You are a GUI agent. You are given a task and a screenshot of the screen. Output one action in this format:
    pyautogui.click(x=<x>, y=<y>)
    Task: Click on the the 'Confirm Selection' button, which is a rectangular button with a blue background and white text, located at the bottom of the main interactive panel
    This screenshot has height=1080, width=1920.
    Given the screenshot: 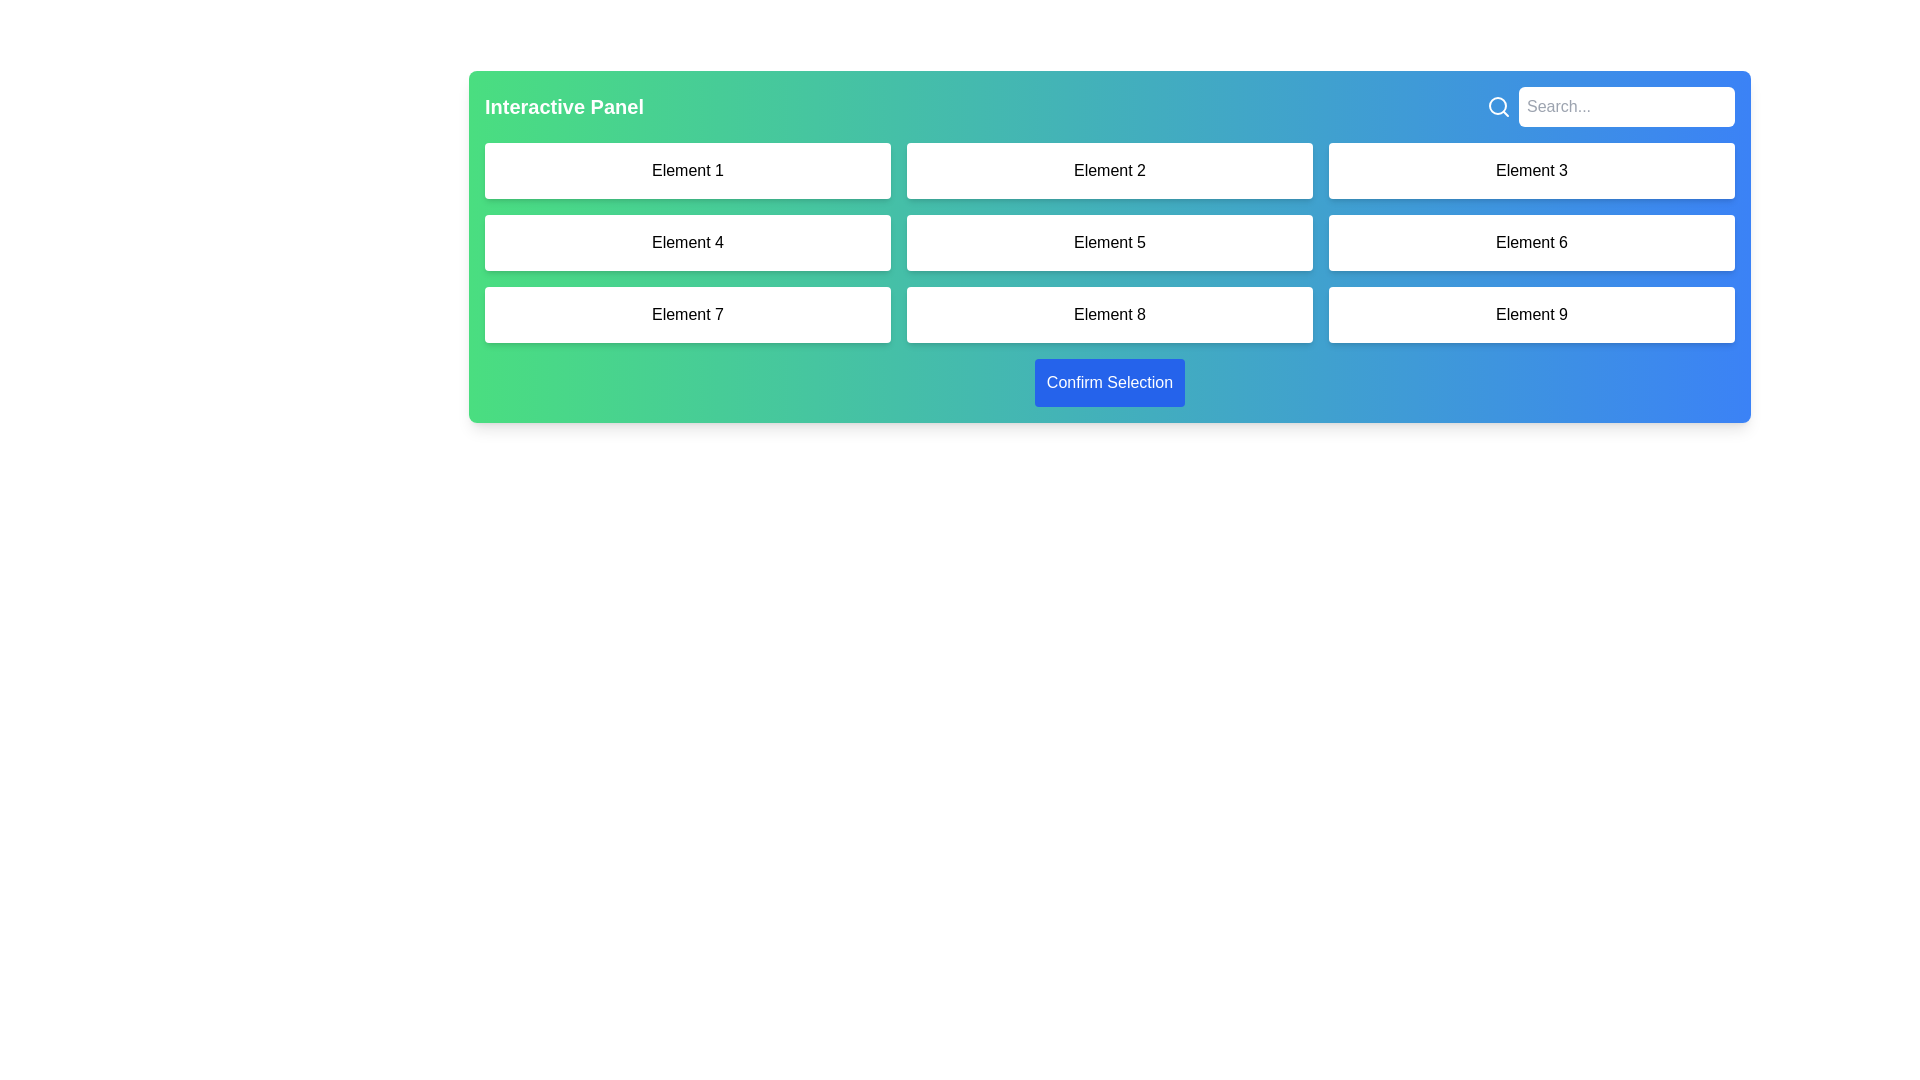 What is the action you would take?
    pyautogui.click(x=1108, y=382)
    